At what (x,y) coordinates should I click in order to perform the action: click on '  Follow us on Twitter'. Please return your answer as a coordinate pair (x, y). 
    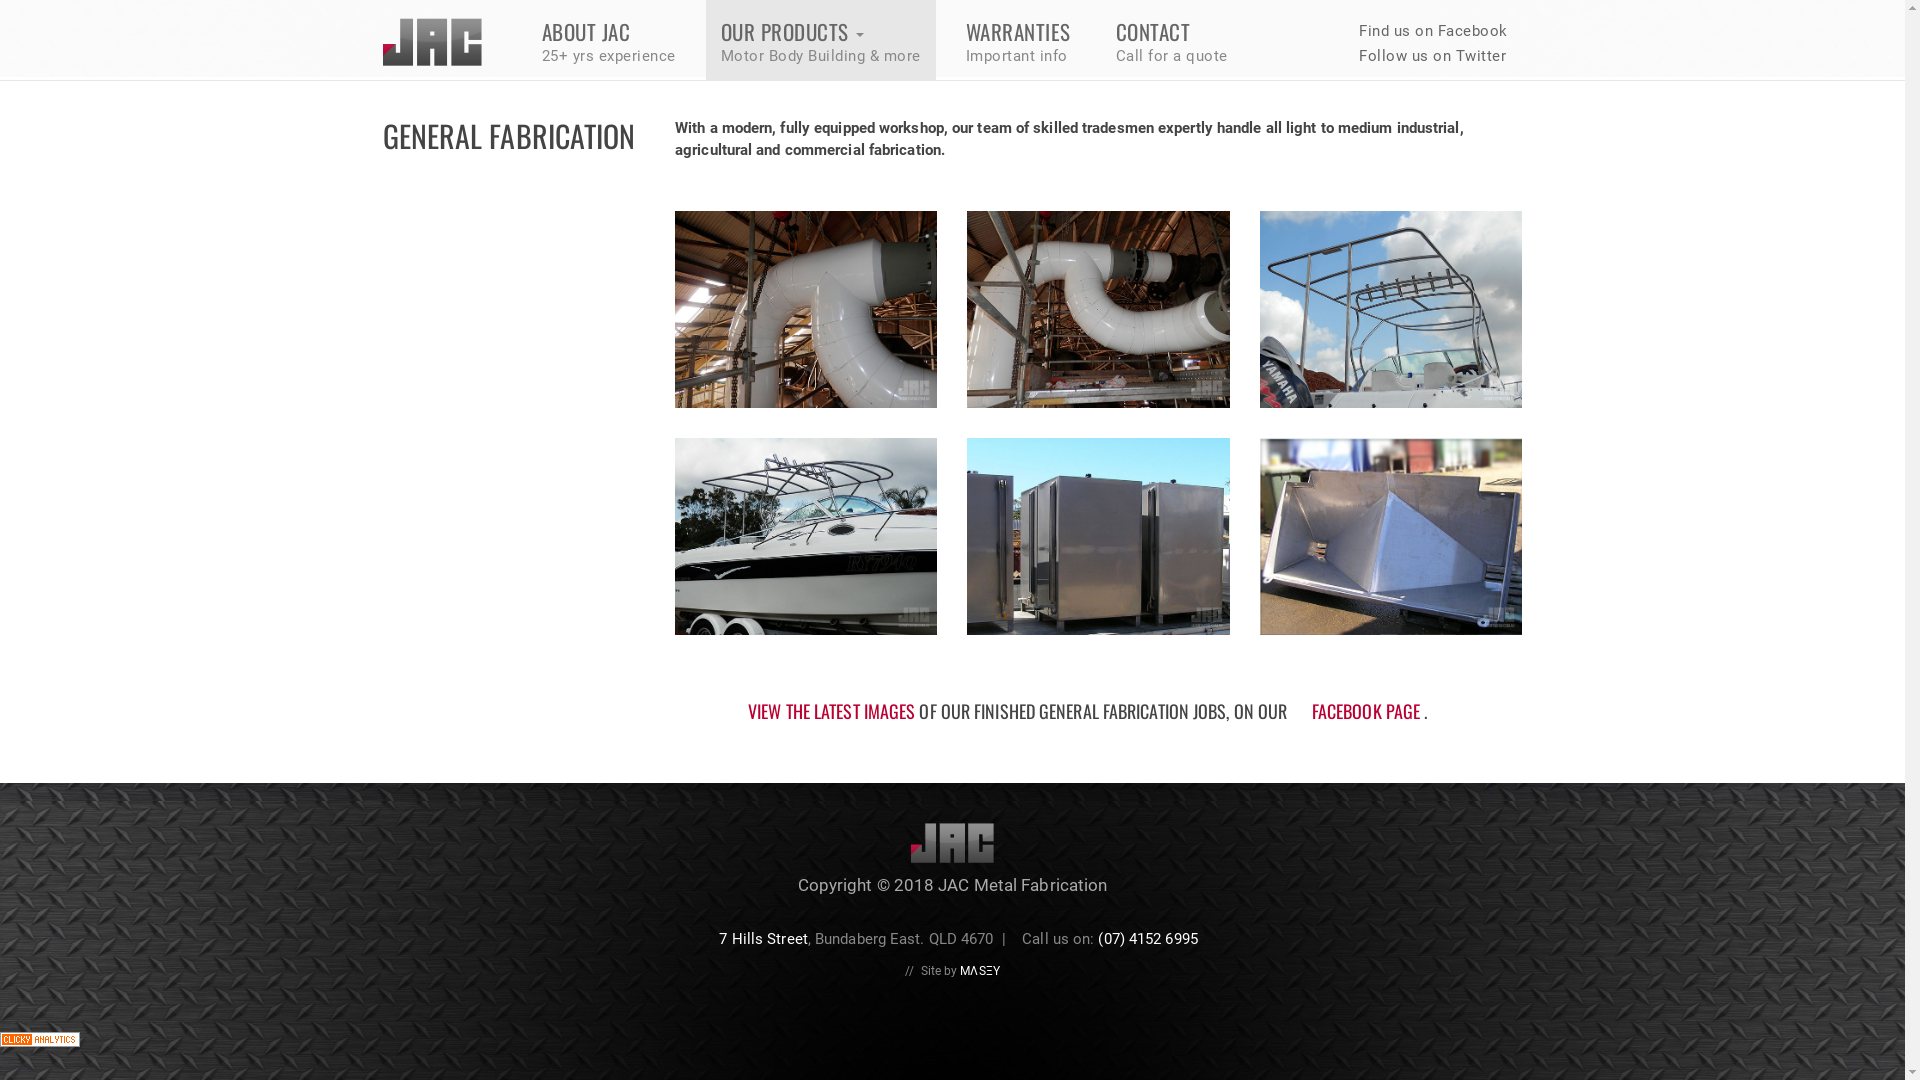
    Looking at the image, I should click on (1428, 55).